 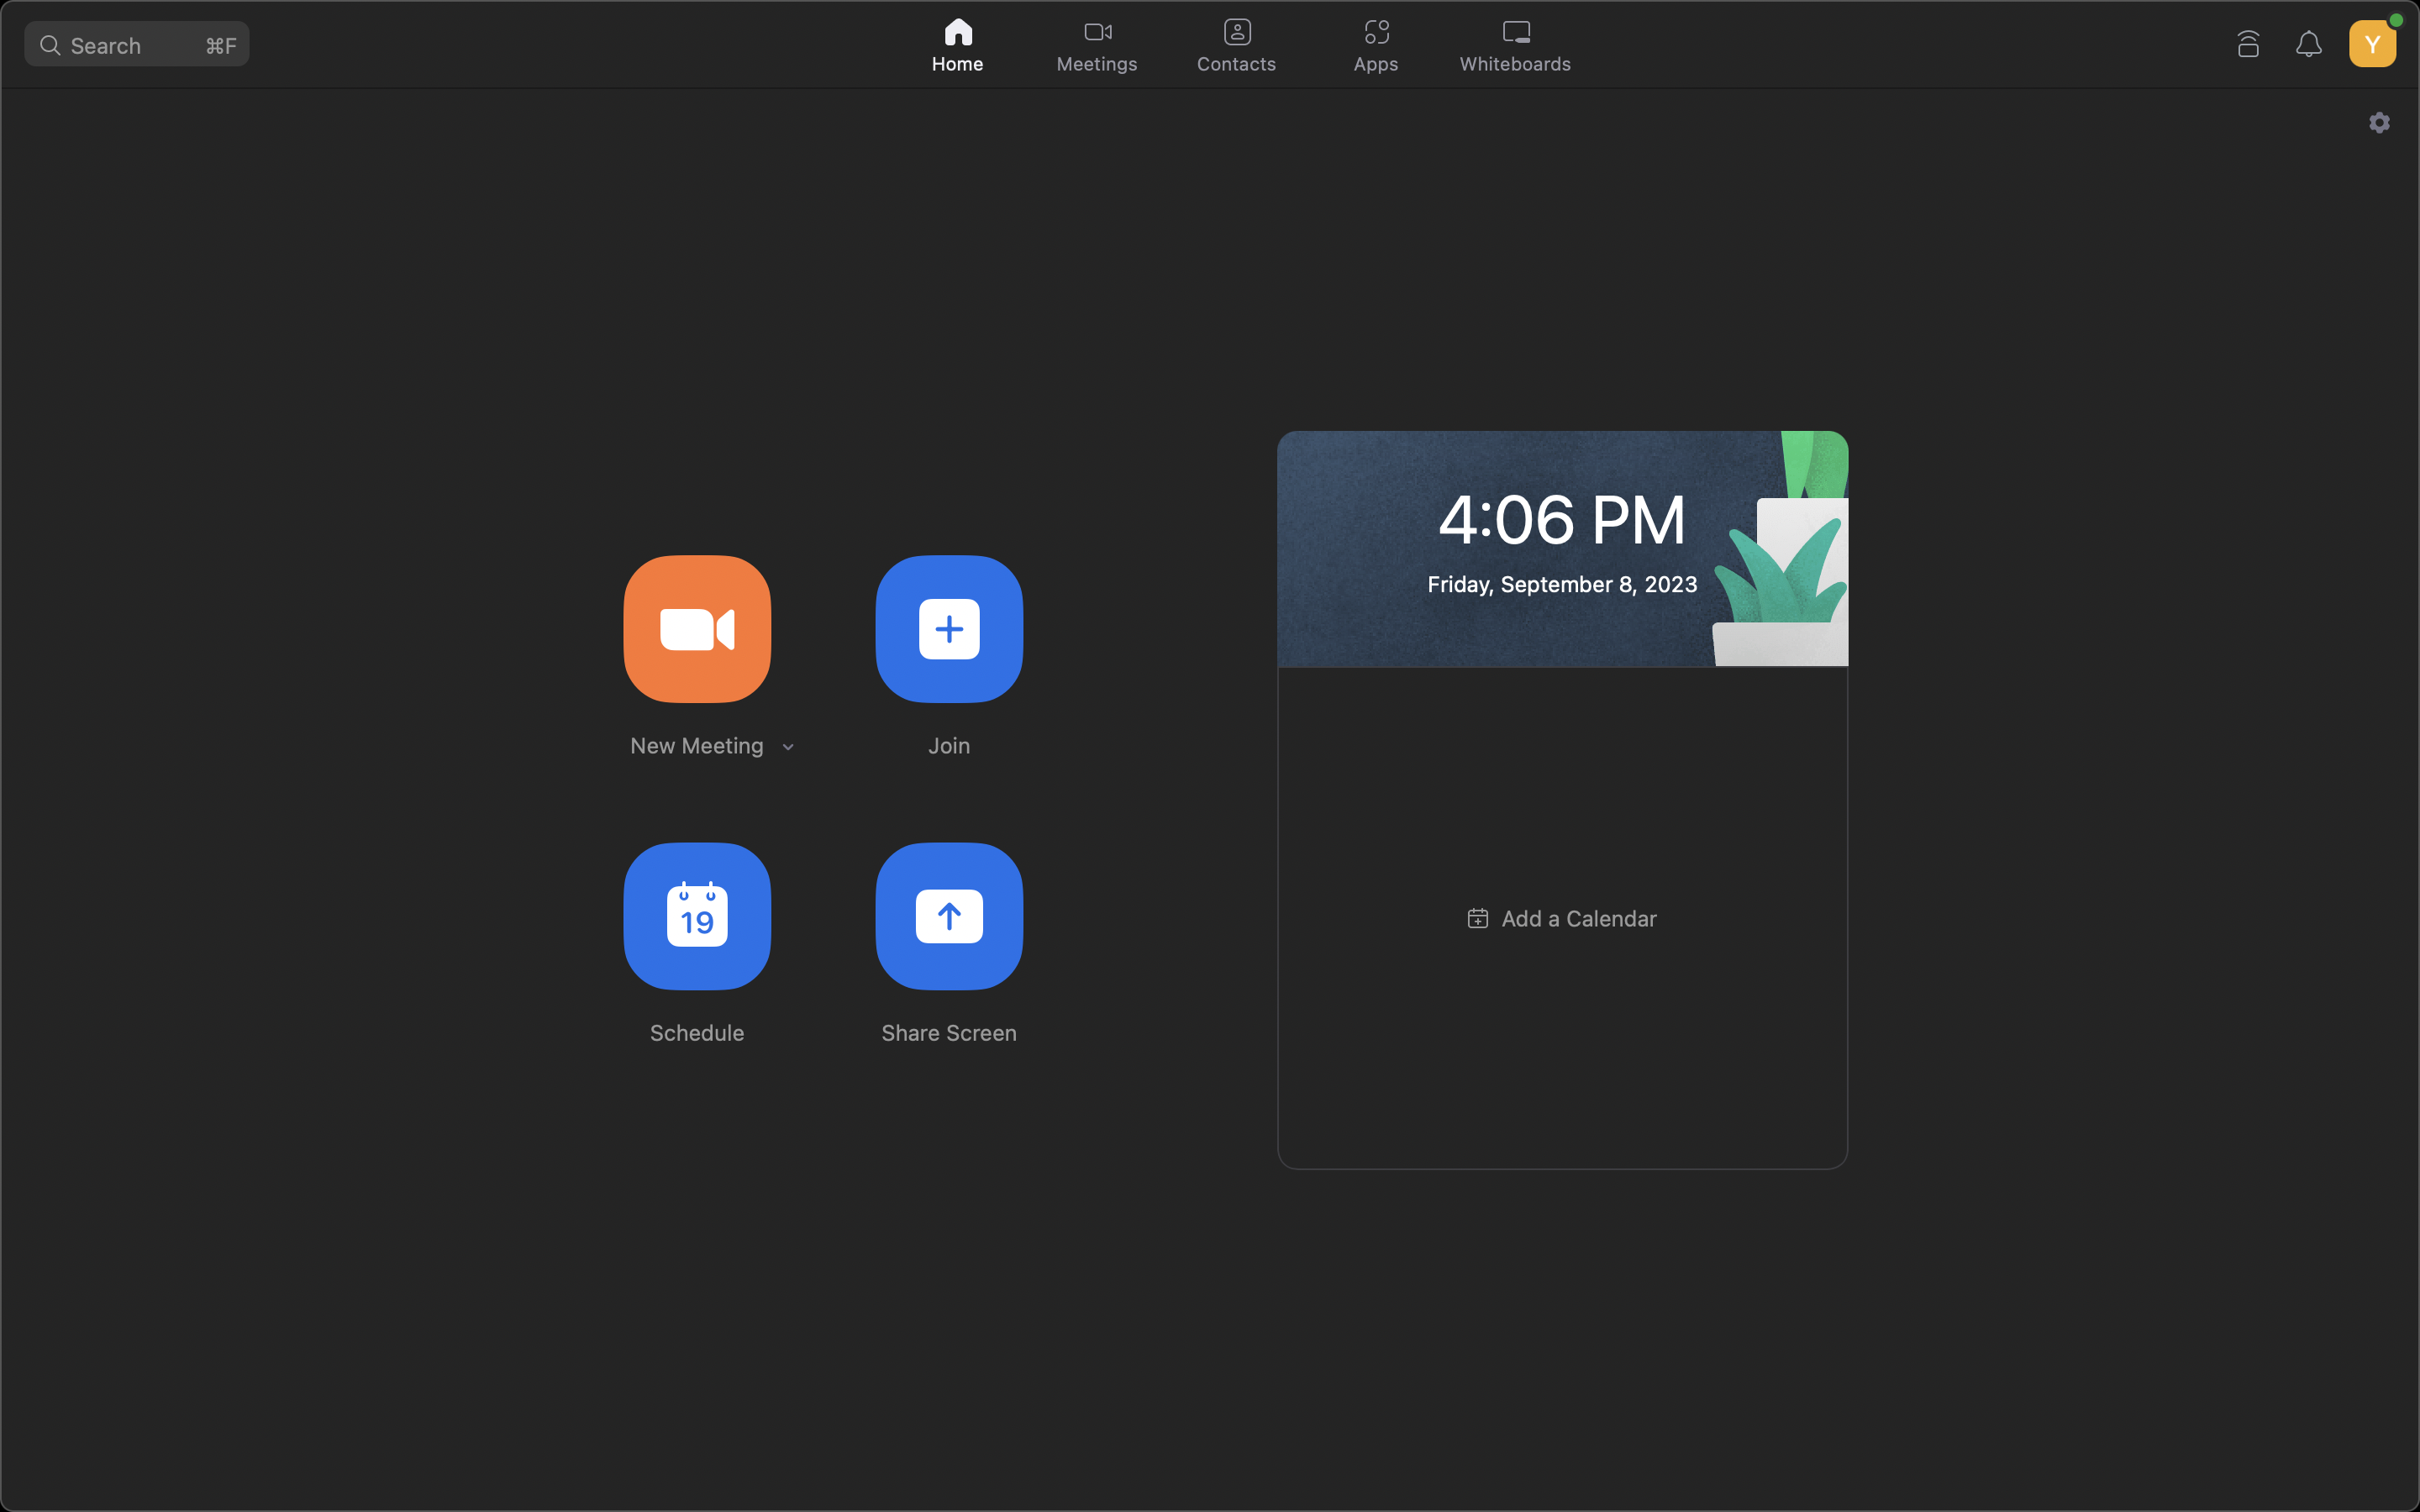 I want to click on Activate the whiteboard settings, so click(x=1520, y=46).